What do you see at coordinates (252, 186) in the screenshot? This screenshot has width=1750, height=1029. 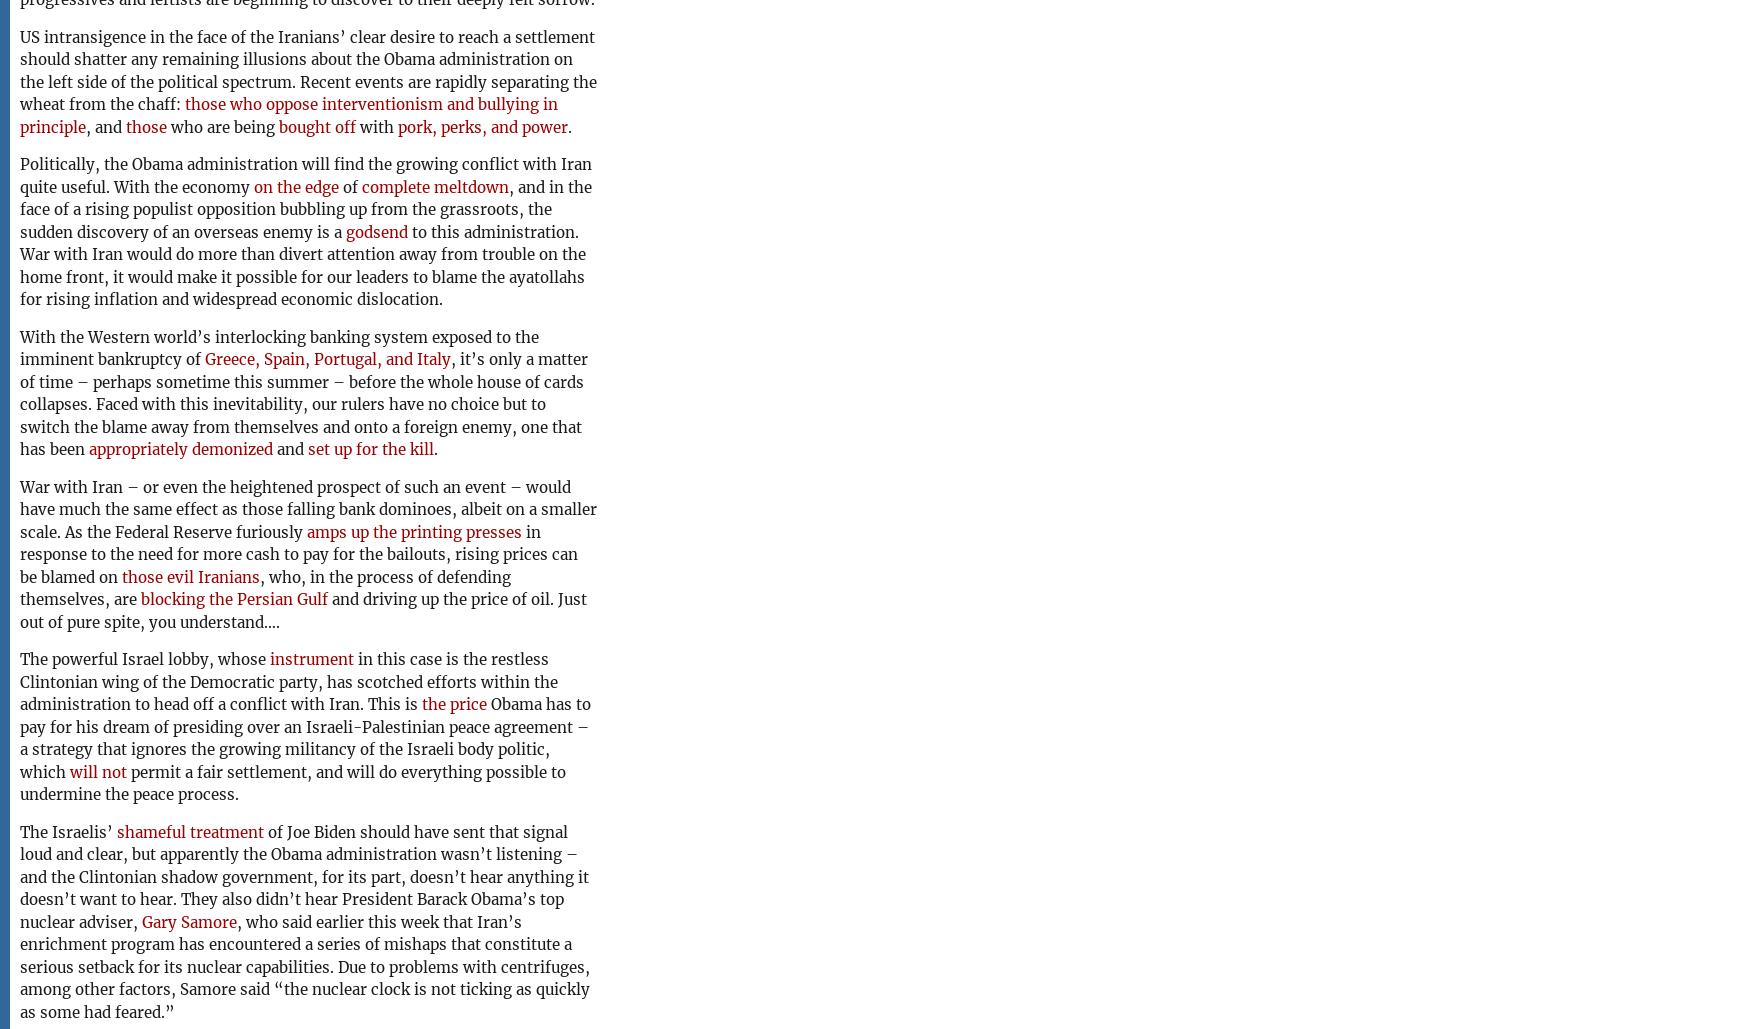 I see `'on the edge'` at bounding box center [252, 186].